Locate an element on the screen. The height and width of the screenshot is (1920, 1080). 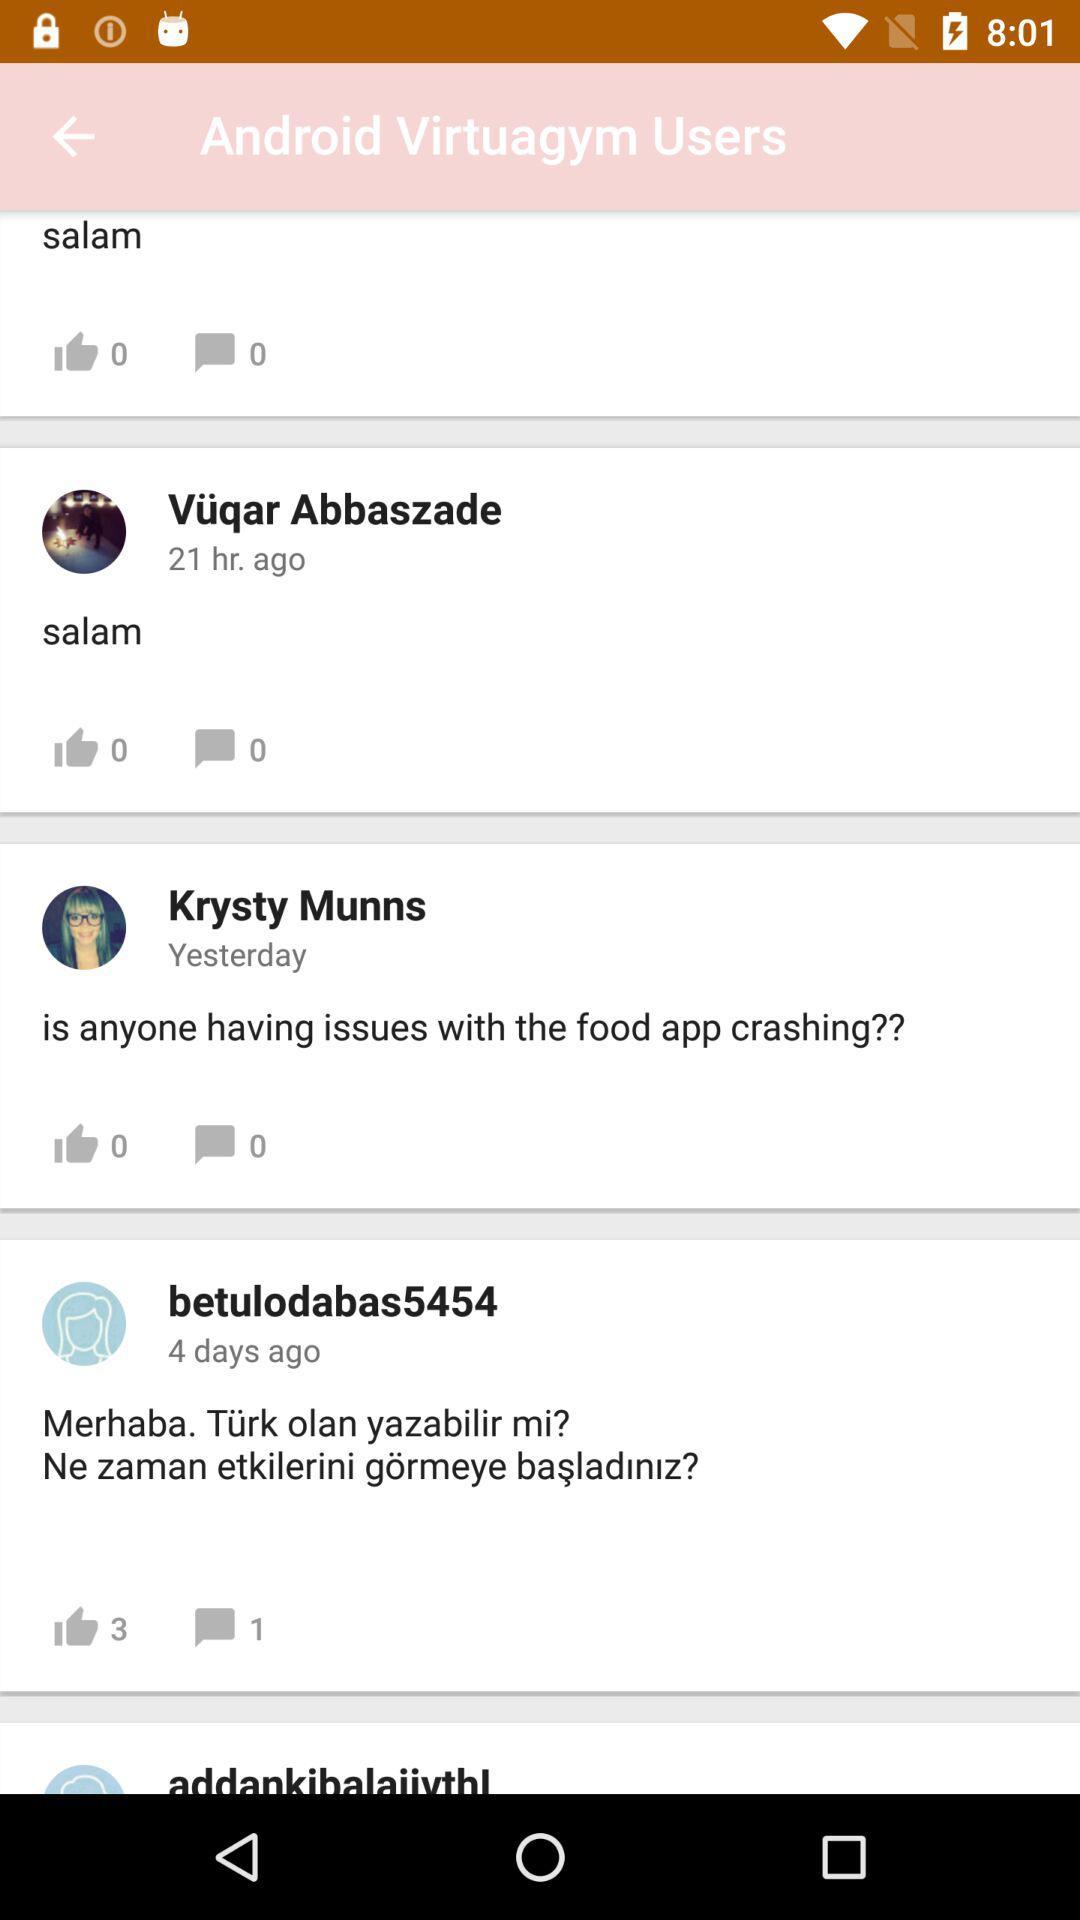
link to user profile is located at coordinates (83, 531).